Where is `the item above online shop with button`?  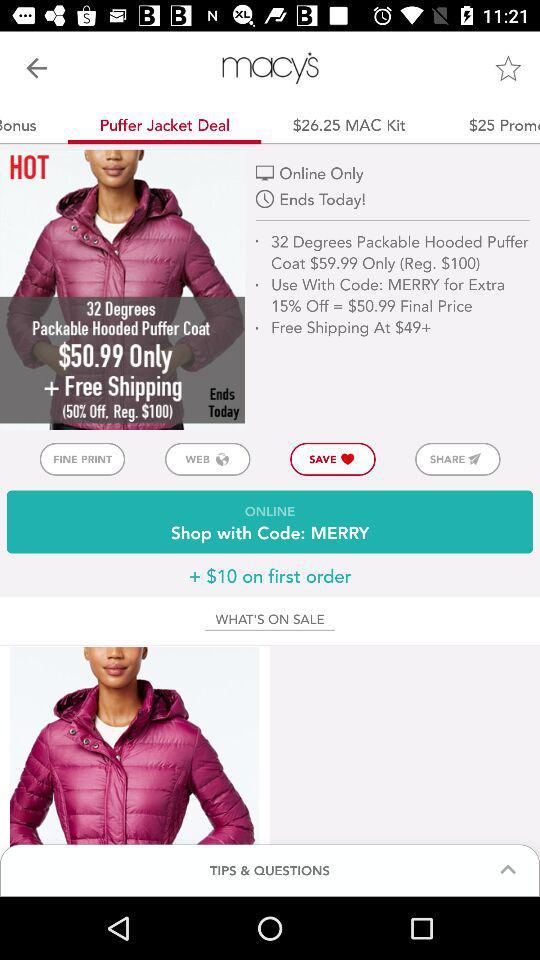 the item above online shop with button is located at coordinates (81, 459).